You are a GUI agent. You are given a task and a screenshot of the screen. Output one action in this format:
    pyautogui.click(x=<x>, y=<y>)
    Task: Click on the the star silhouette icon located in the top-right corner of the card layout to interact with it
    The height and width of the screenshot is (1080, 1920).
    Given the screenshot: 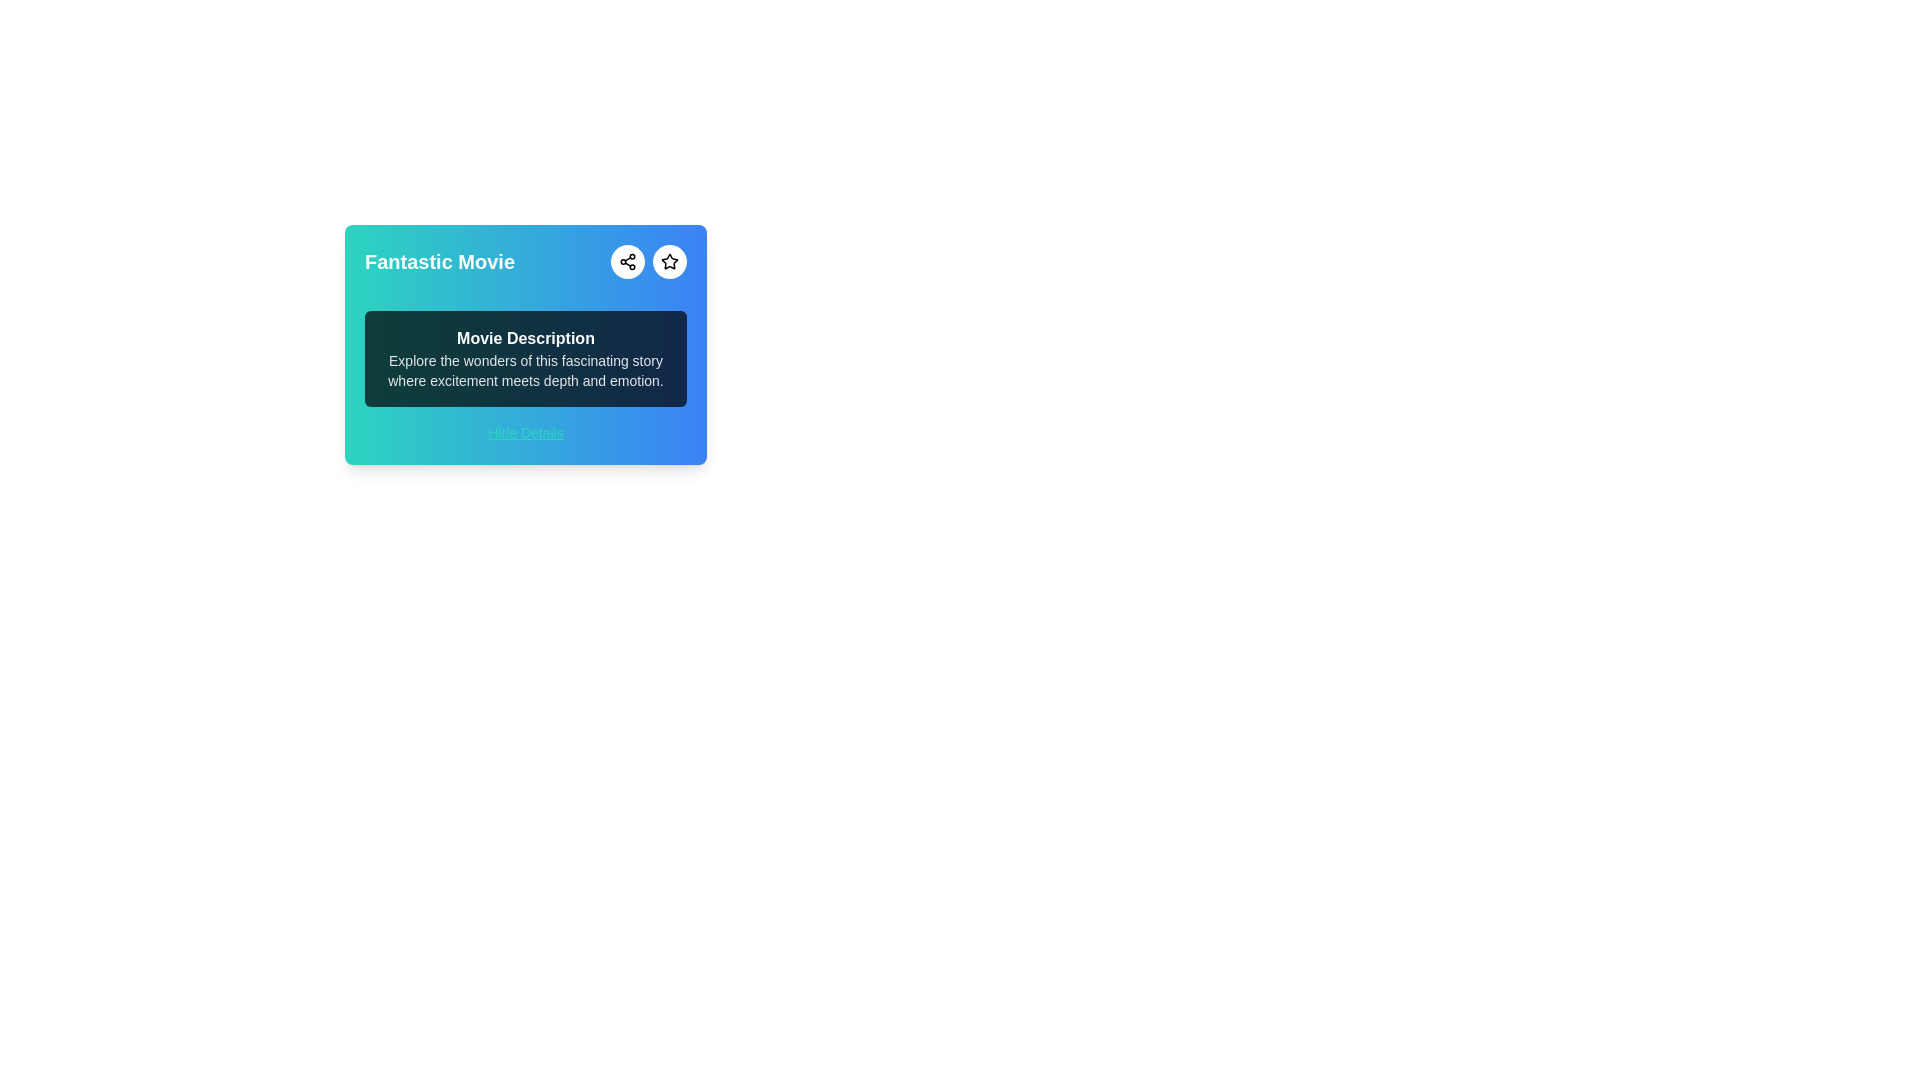 What is the action you would take?
    pyautogui.click(x=668, y=260)
    